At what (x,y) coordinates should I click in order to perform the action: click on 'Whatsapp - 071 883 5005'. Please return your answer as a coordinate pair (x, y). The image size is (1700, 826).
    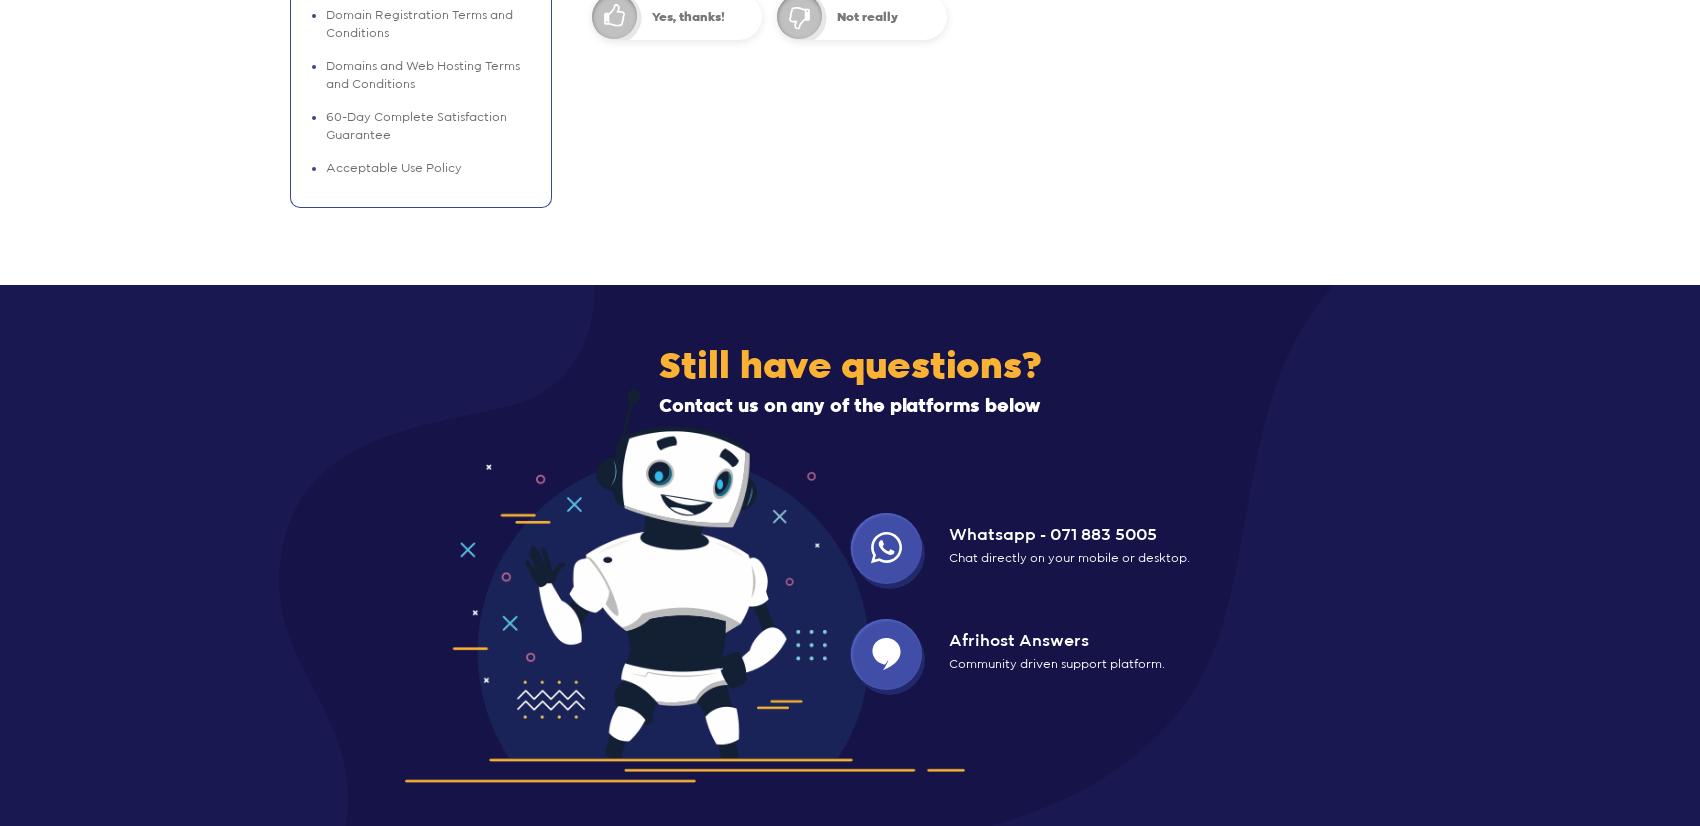
    Looking at the image, I should click on (1051, 534).